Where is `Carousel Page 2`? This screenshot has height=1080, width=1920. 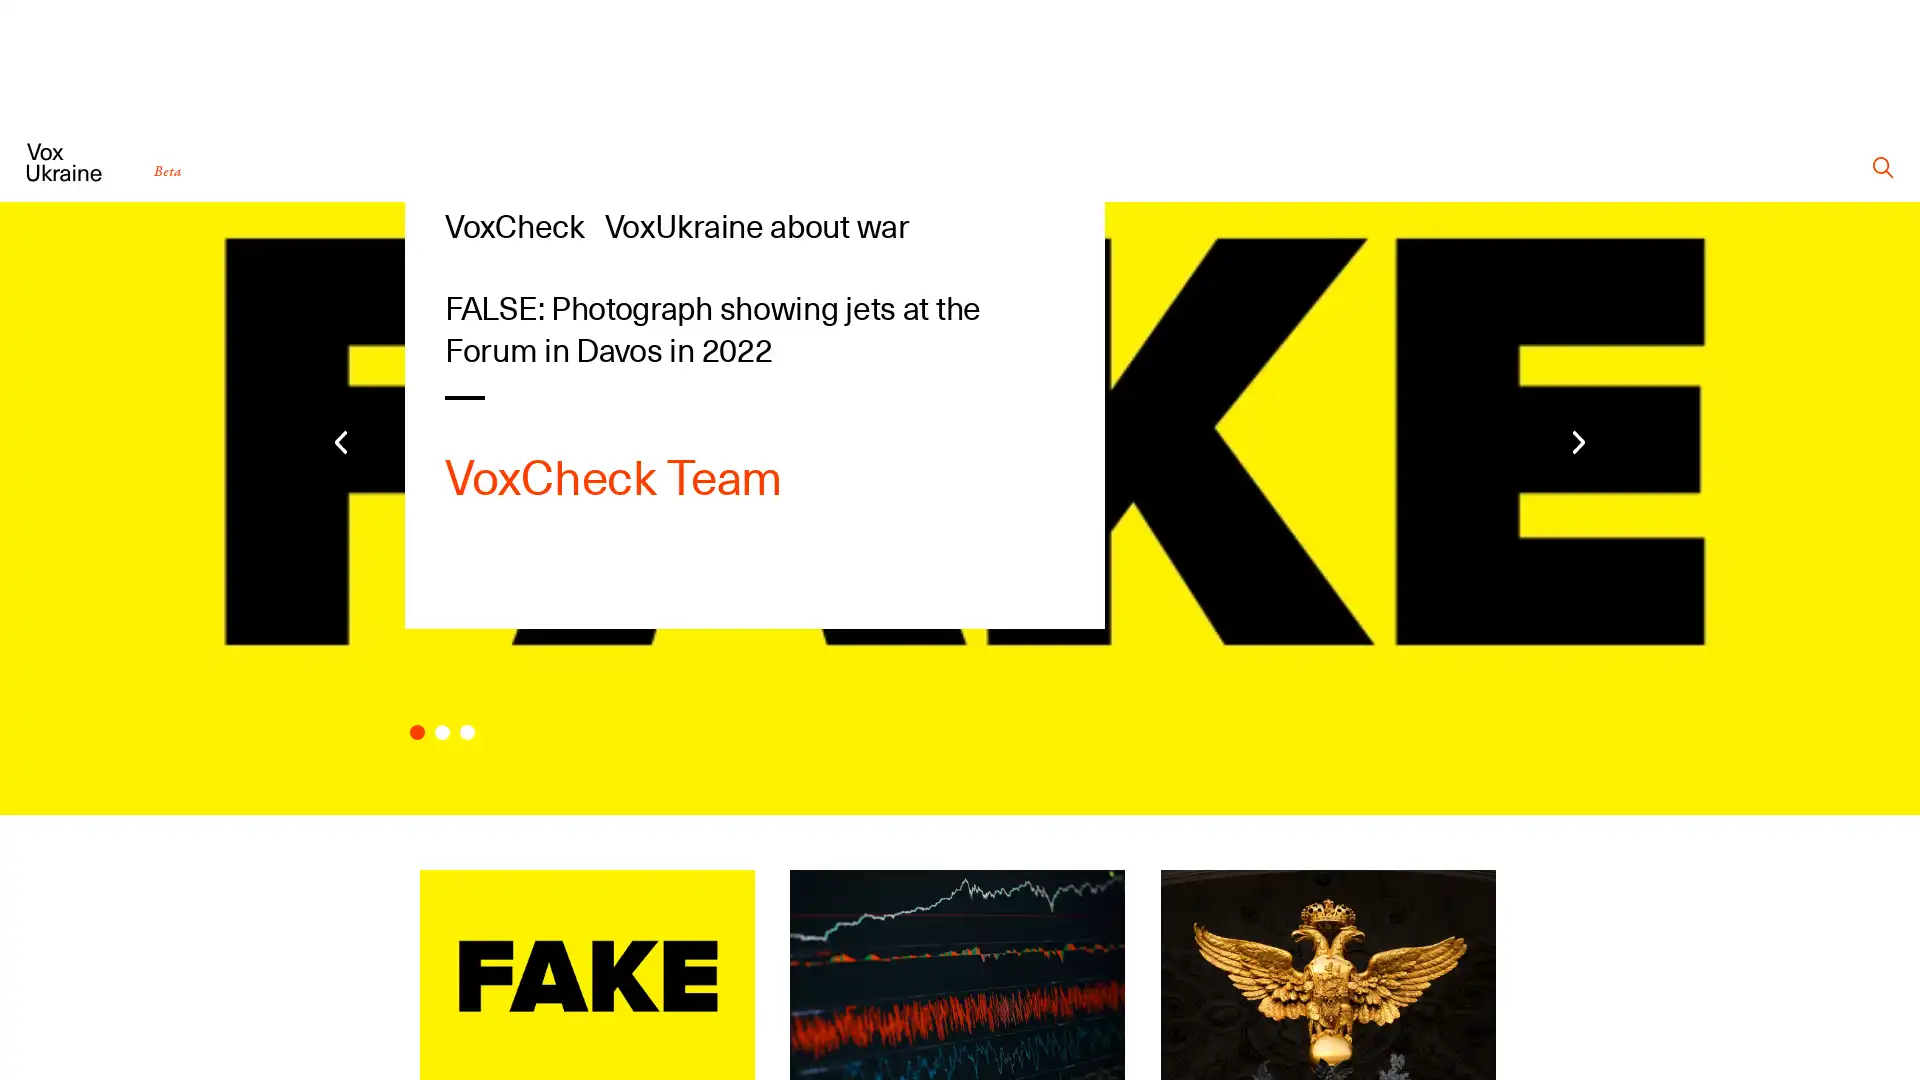
Carousel Page 2 is located at coordinates (441, 805).